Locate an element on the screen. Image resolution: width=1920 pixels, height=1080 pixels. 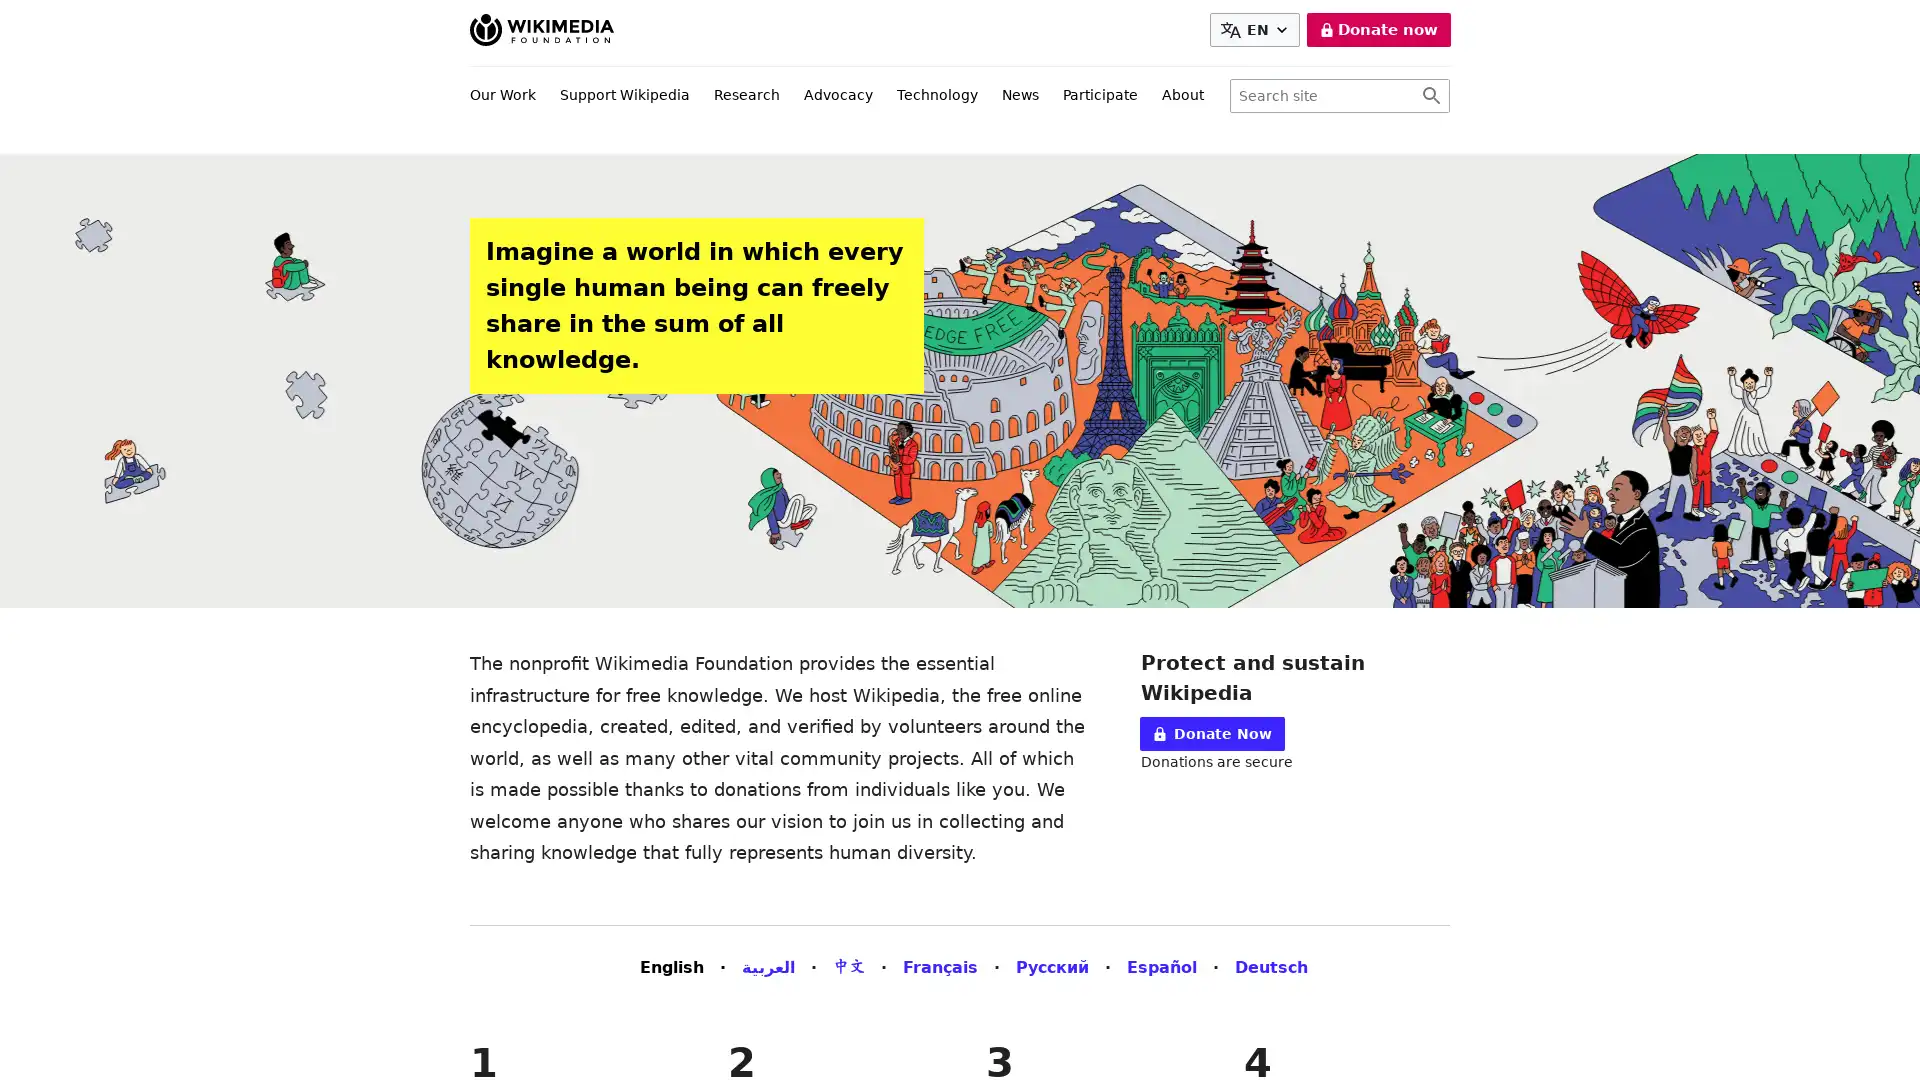
Search is located at coordinates (1430, 96).